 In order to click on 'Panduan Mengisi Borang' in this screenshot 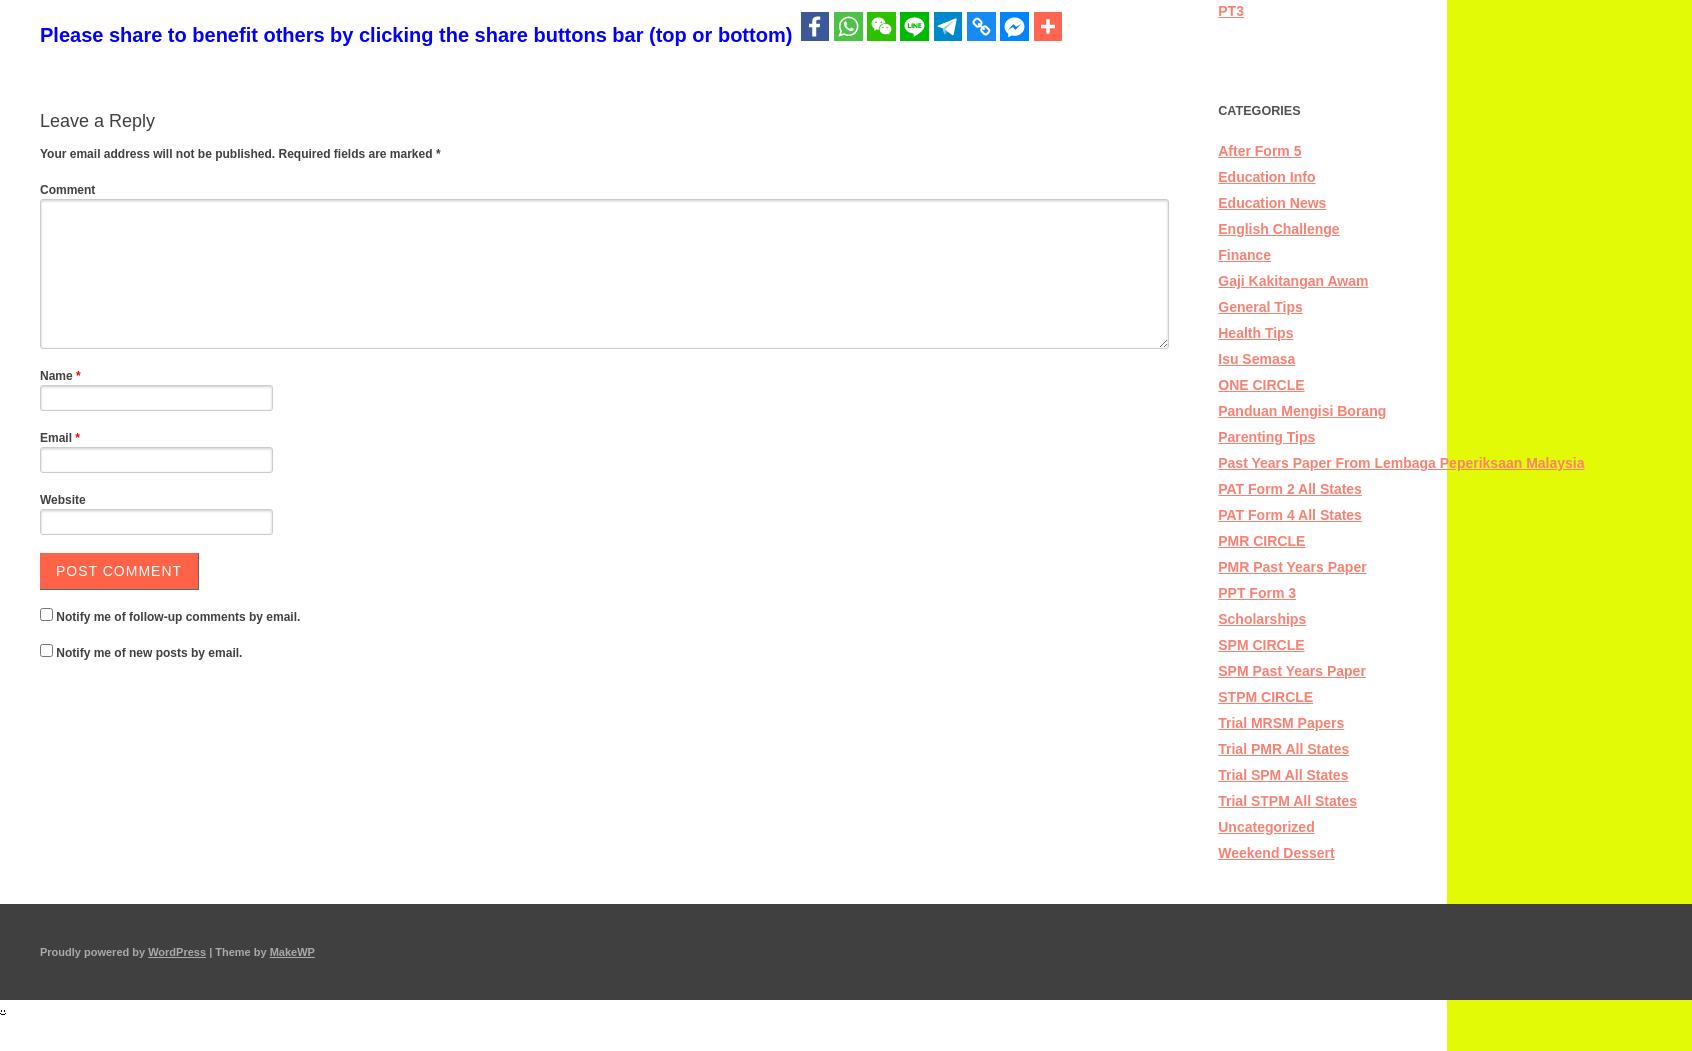, I will do `click(1300, 409)`.